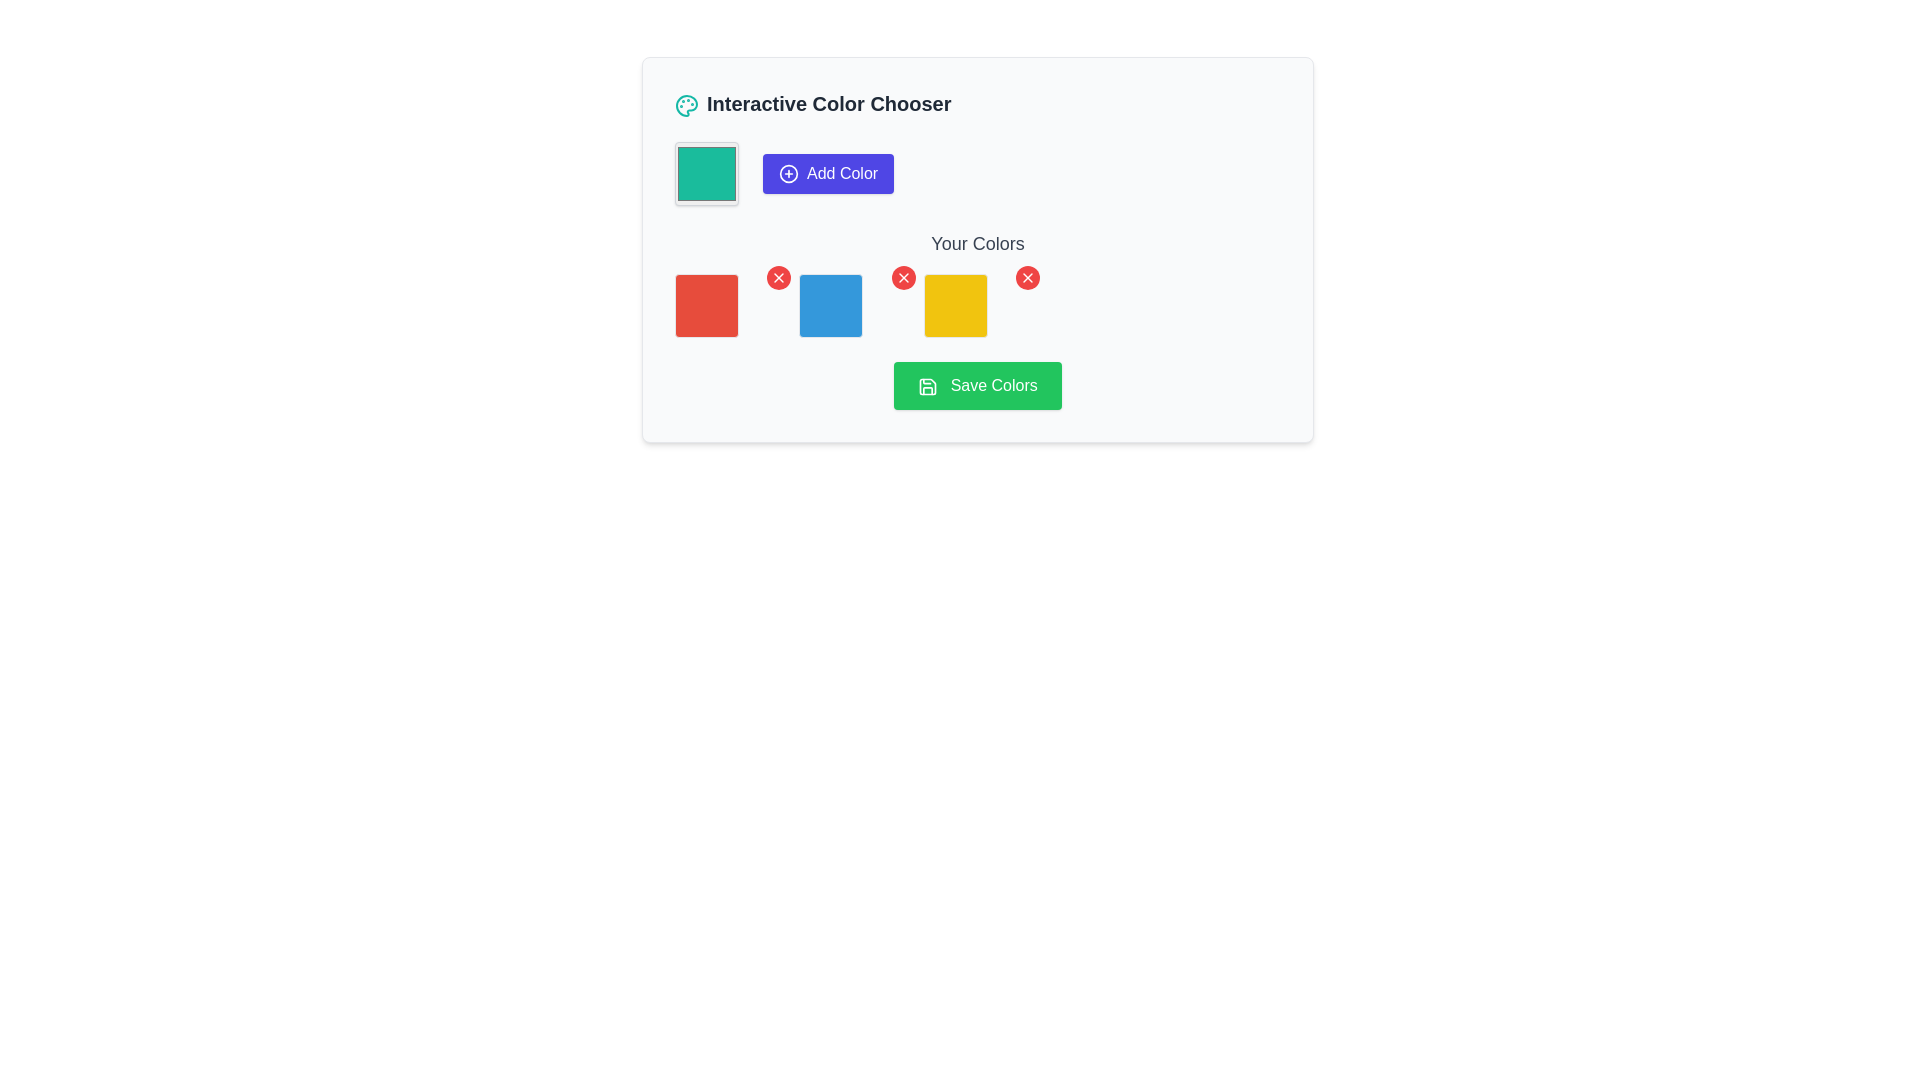 Image resolution: width=1920 pixels, height=1080 pixels. I want to click on the teal circular palette icon located to the left of the title text 'Interactive Color Chooser' in the header section, so click(686, 104).